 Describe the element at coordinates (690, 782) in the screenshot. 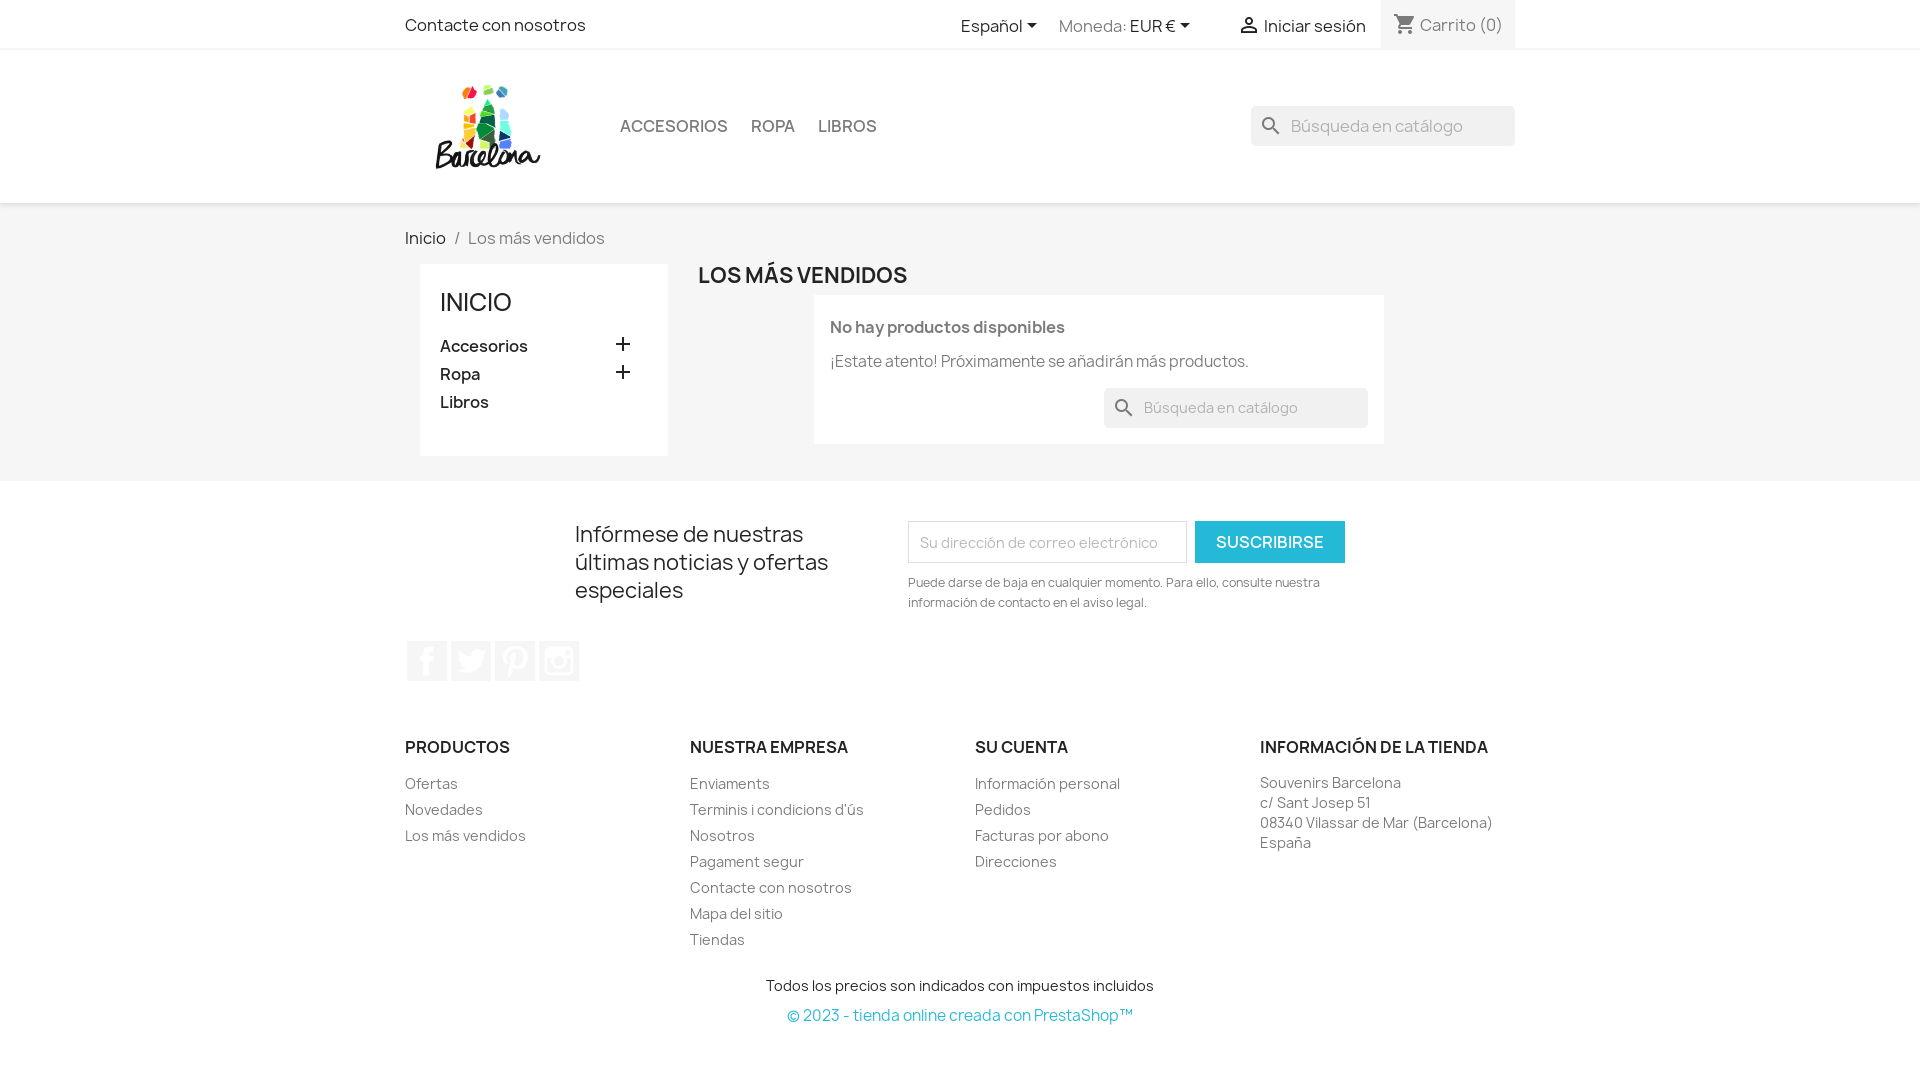

I see `'Enviaments'` at that location.